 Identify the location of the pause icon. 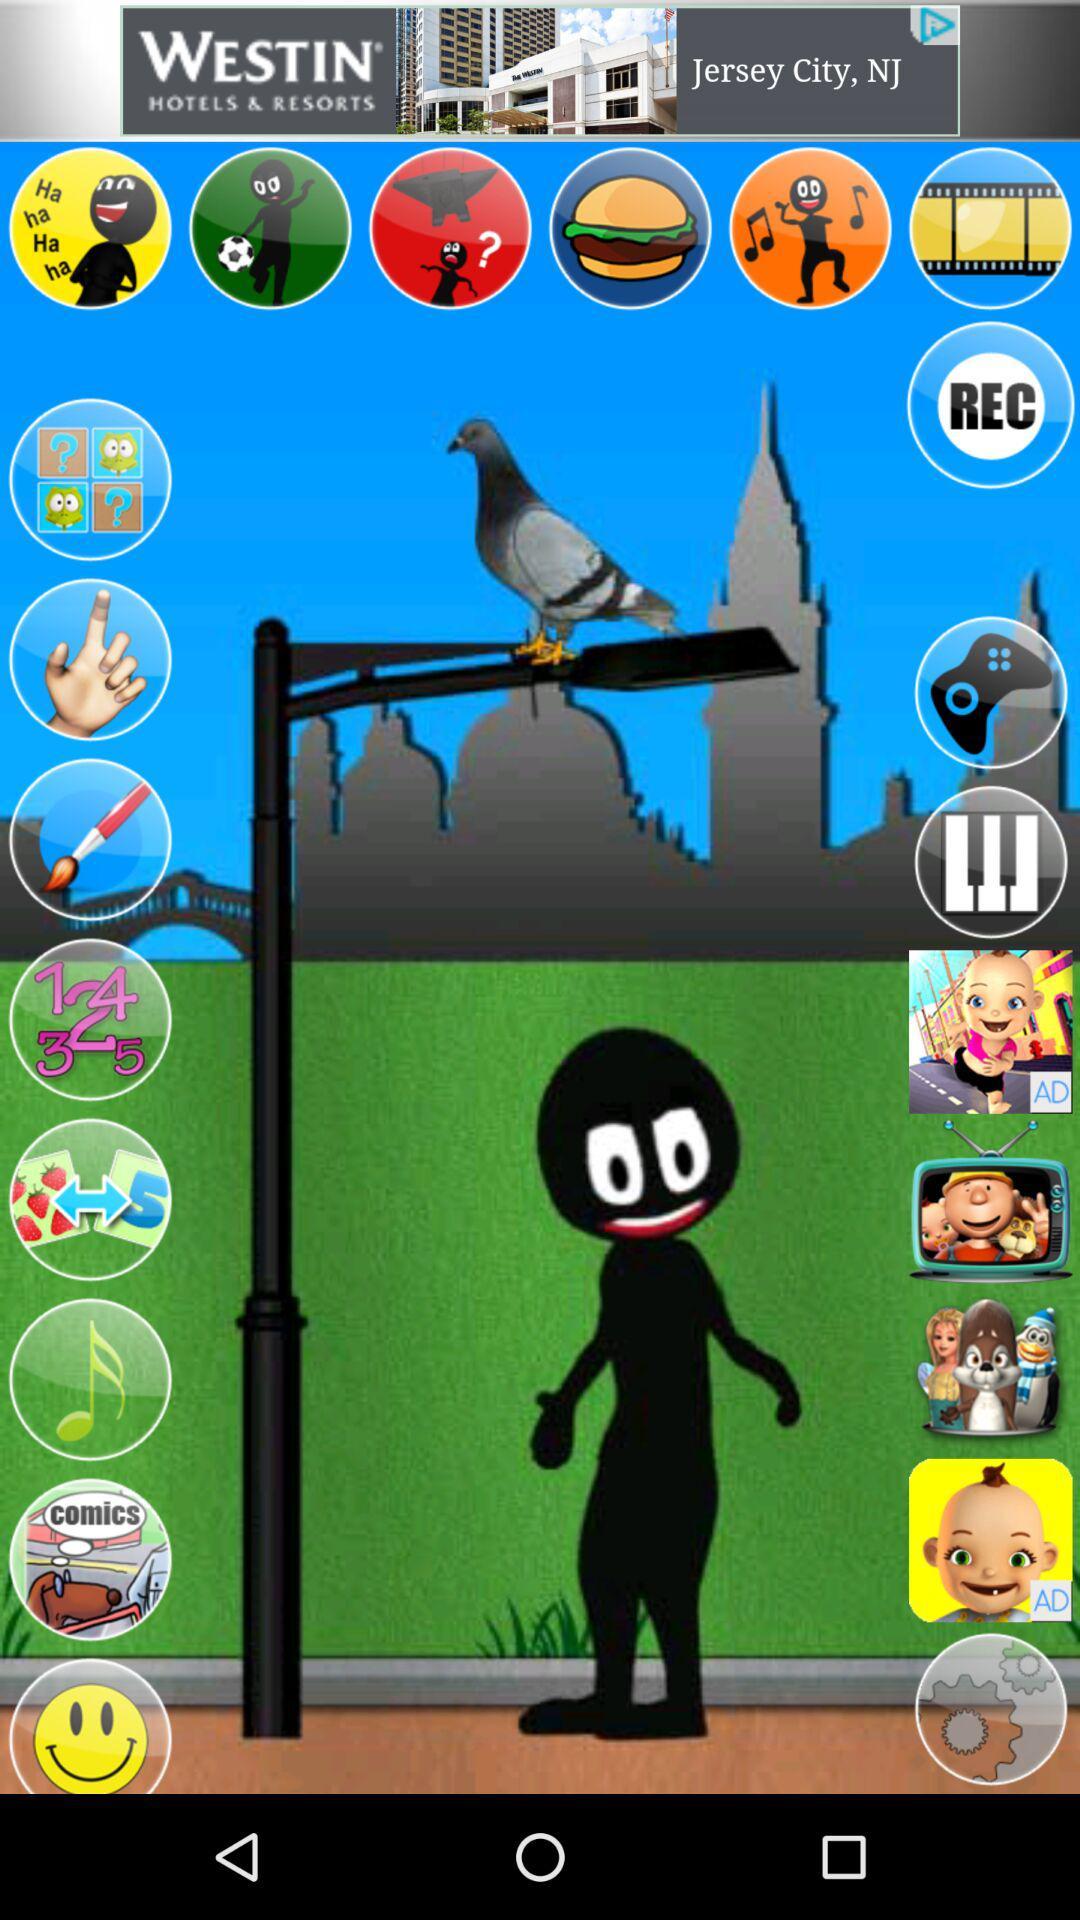
(990, 922).